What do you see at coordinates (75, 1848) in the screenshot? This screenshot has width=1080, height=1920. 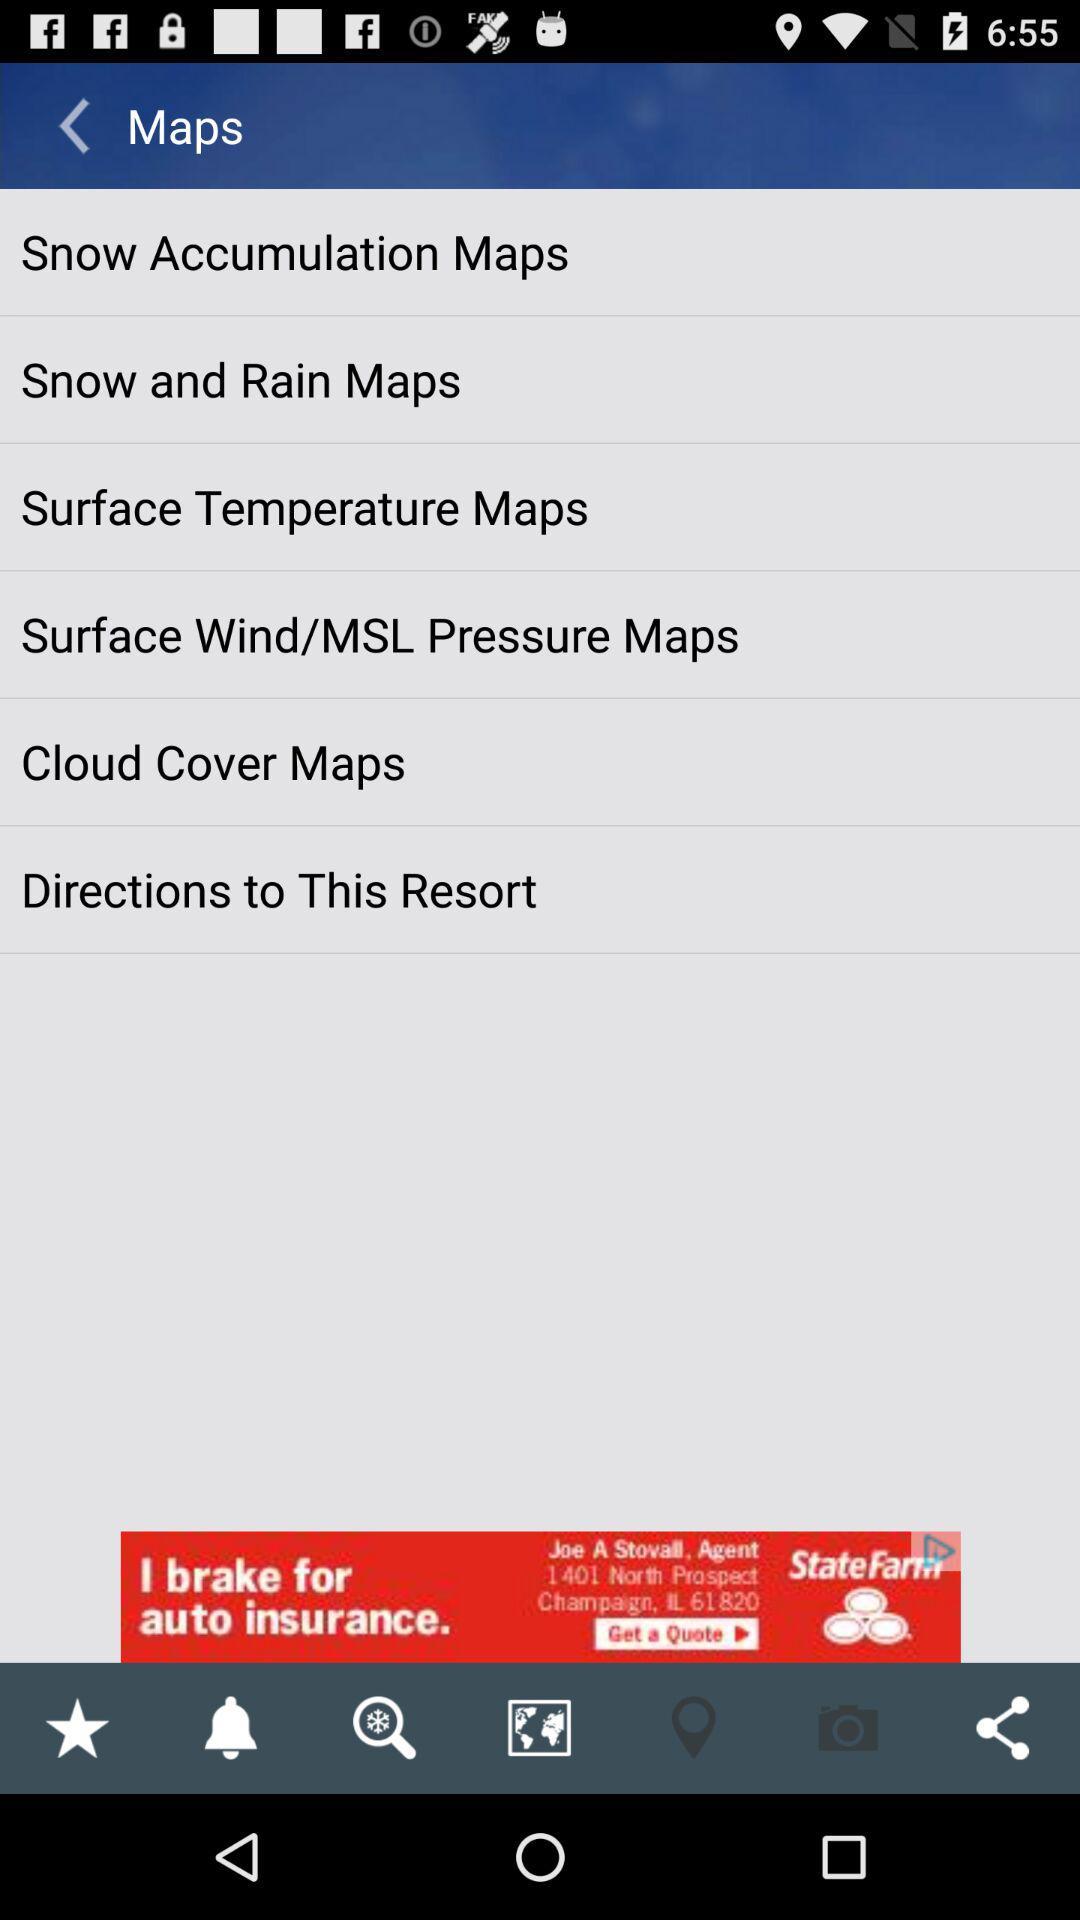 I see `the star icon` at bounding box center [75, 1848].